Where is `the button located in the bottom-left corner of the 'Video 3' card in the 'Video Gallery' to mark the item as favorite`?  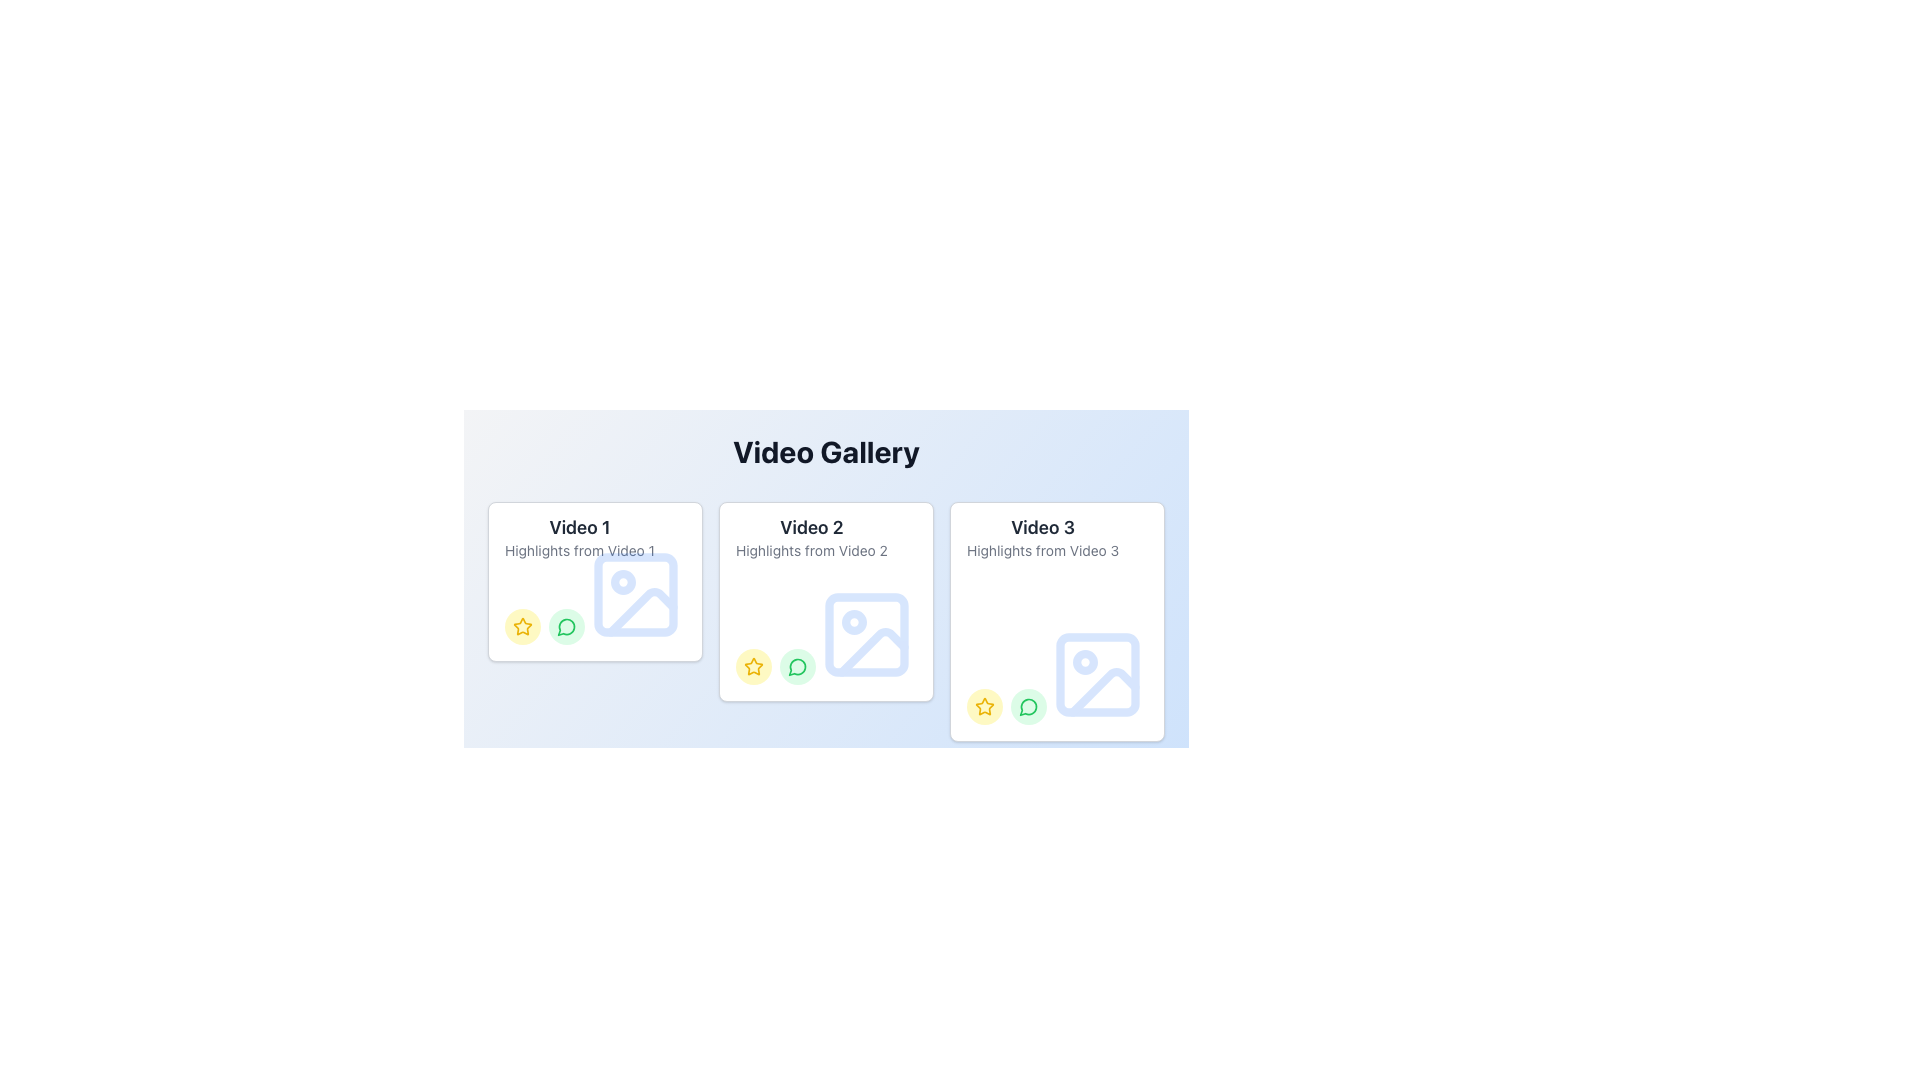 the button located in the bottom-left corner of the 'Video 3' card in the 'Video Gallery' to mark the item as favorite is located at coordinates (984, 705).